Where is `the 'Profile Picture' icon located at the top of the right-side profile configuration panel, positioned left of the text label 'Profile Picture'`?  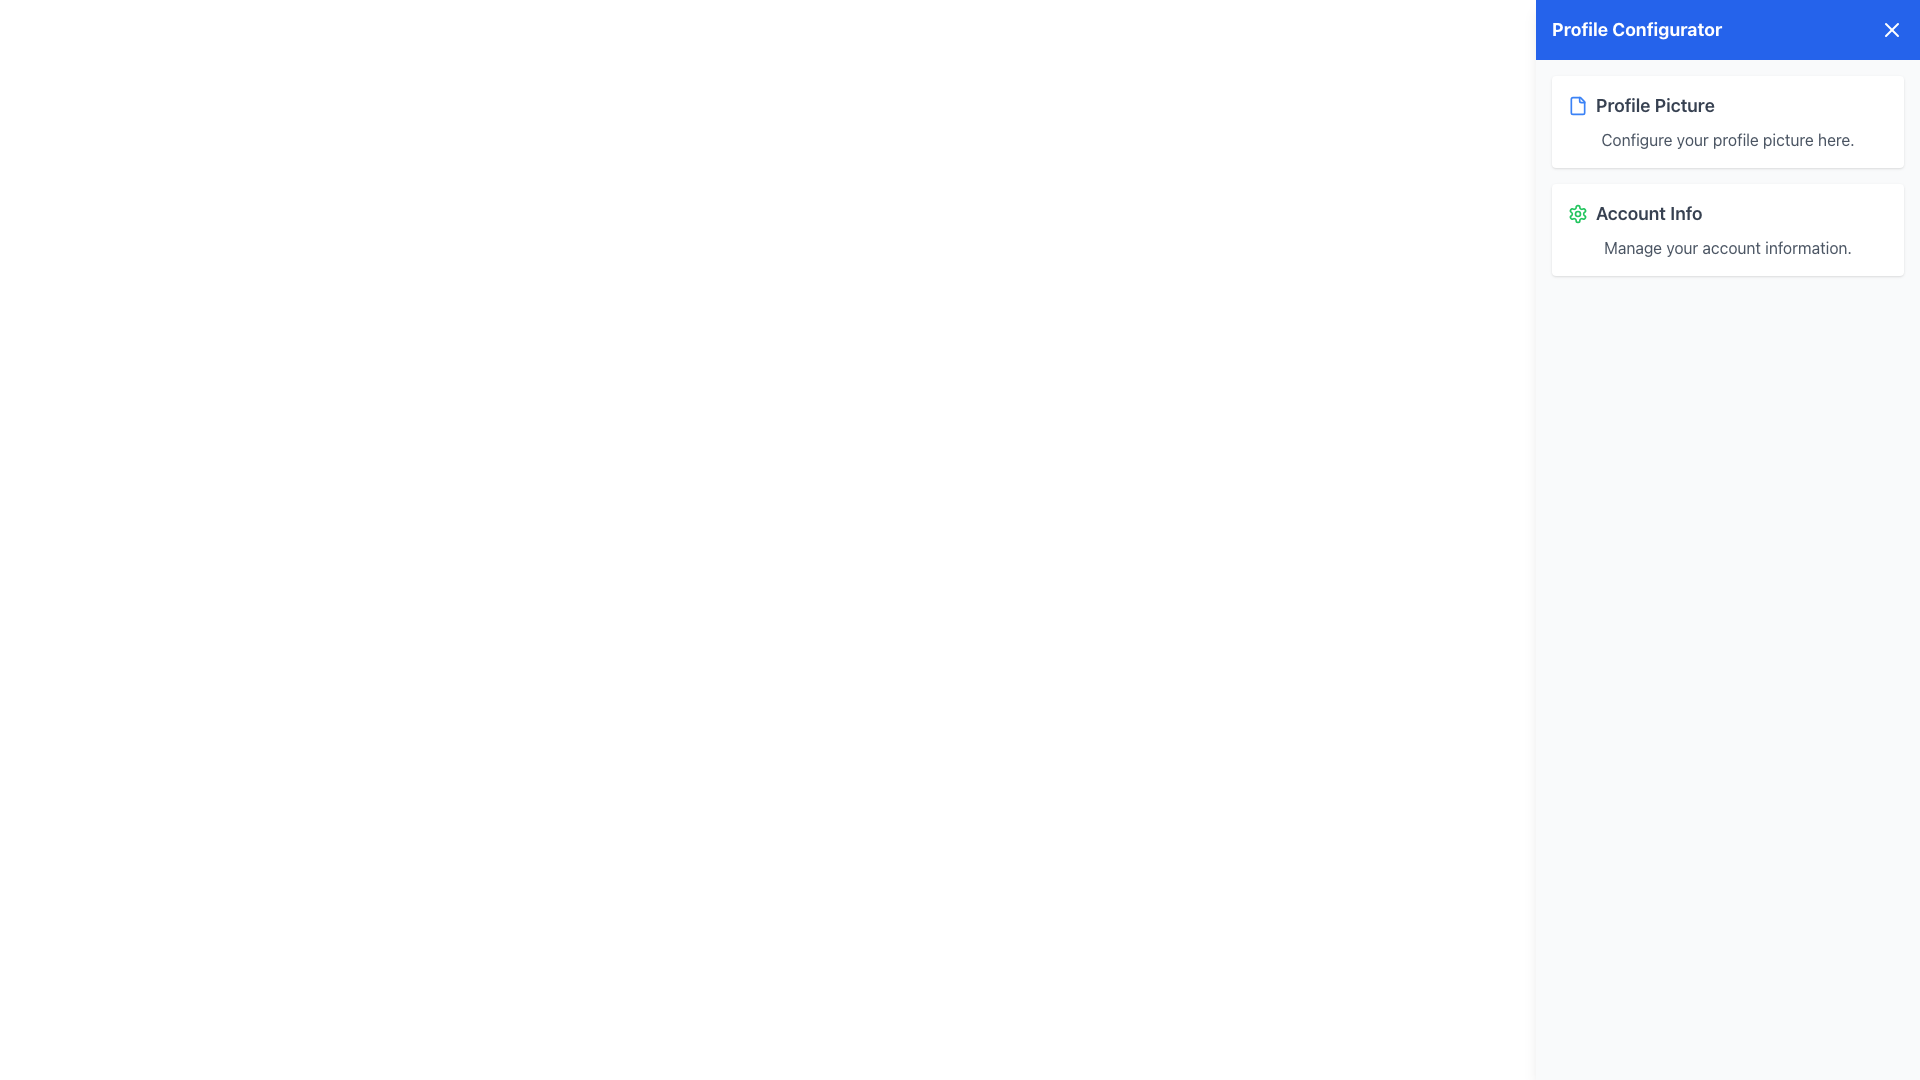 the 'Profile Picture' icon located at the top of the right-side profile configuration panel, positioned left of the text label 'Profile Picture' is located at coordinates (1577, 105).